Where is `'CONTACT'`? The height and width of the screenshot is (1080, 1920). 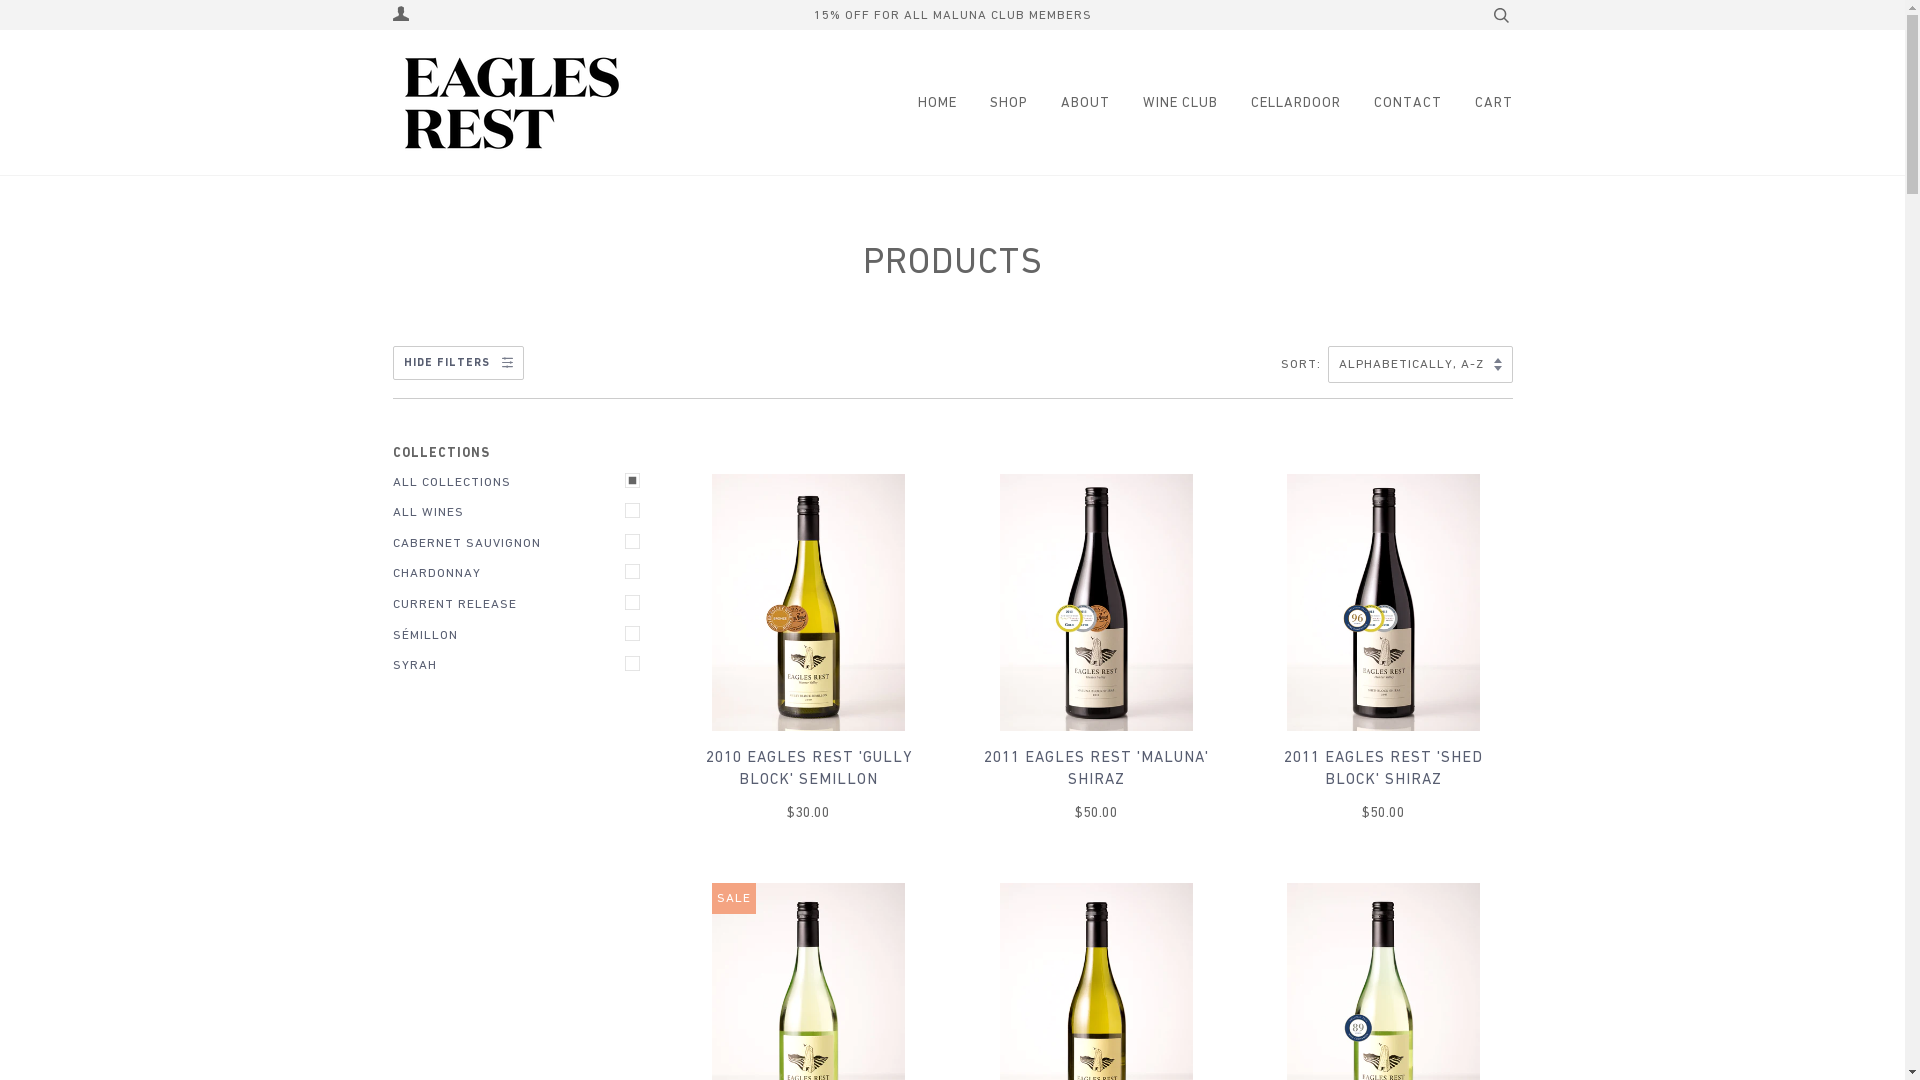 'CONTACT' is located at coordinates (1391, 101).